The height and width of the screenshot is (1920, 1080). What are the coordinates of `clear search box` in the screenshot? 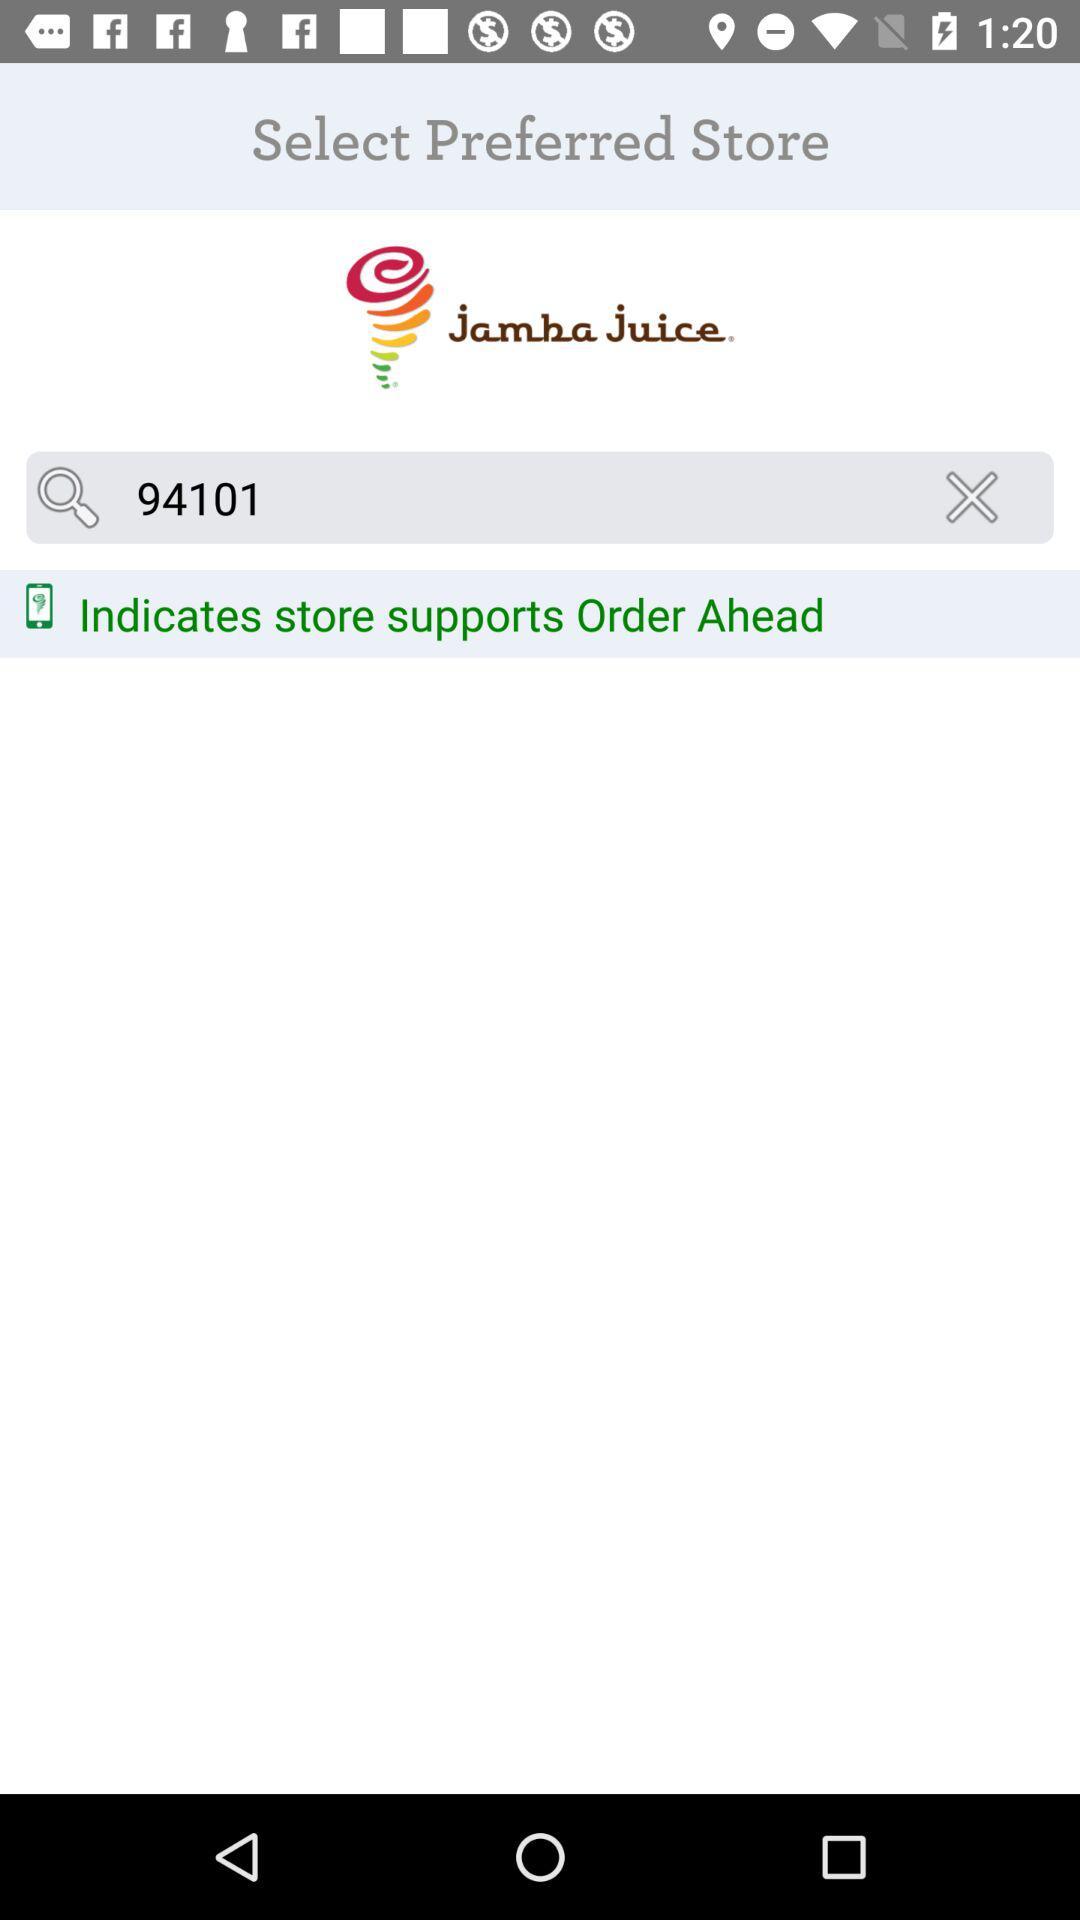 It's located at (977, 497).